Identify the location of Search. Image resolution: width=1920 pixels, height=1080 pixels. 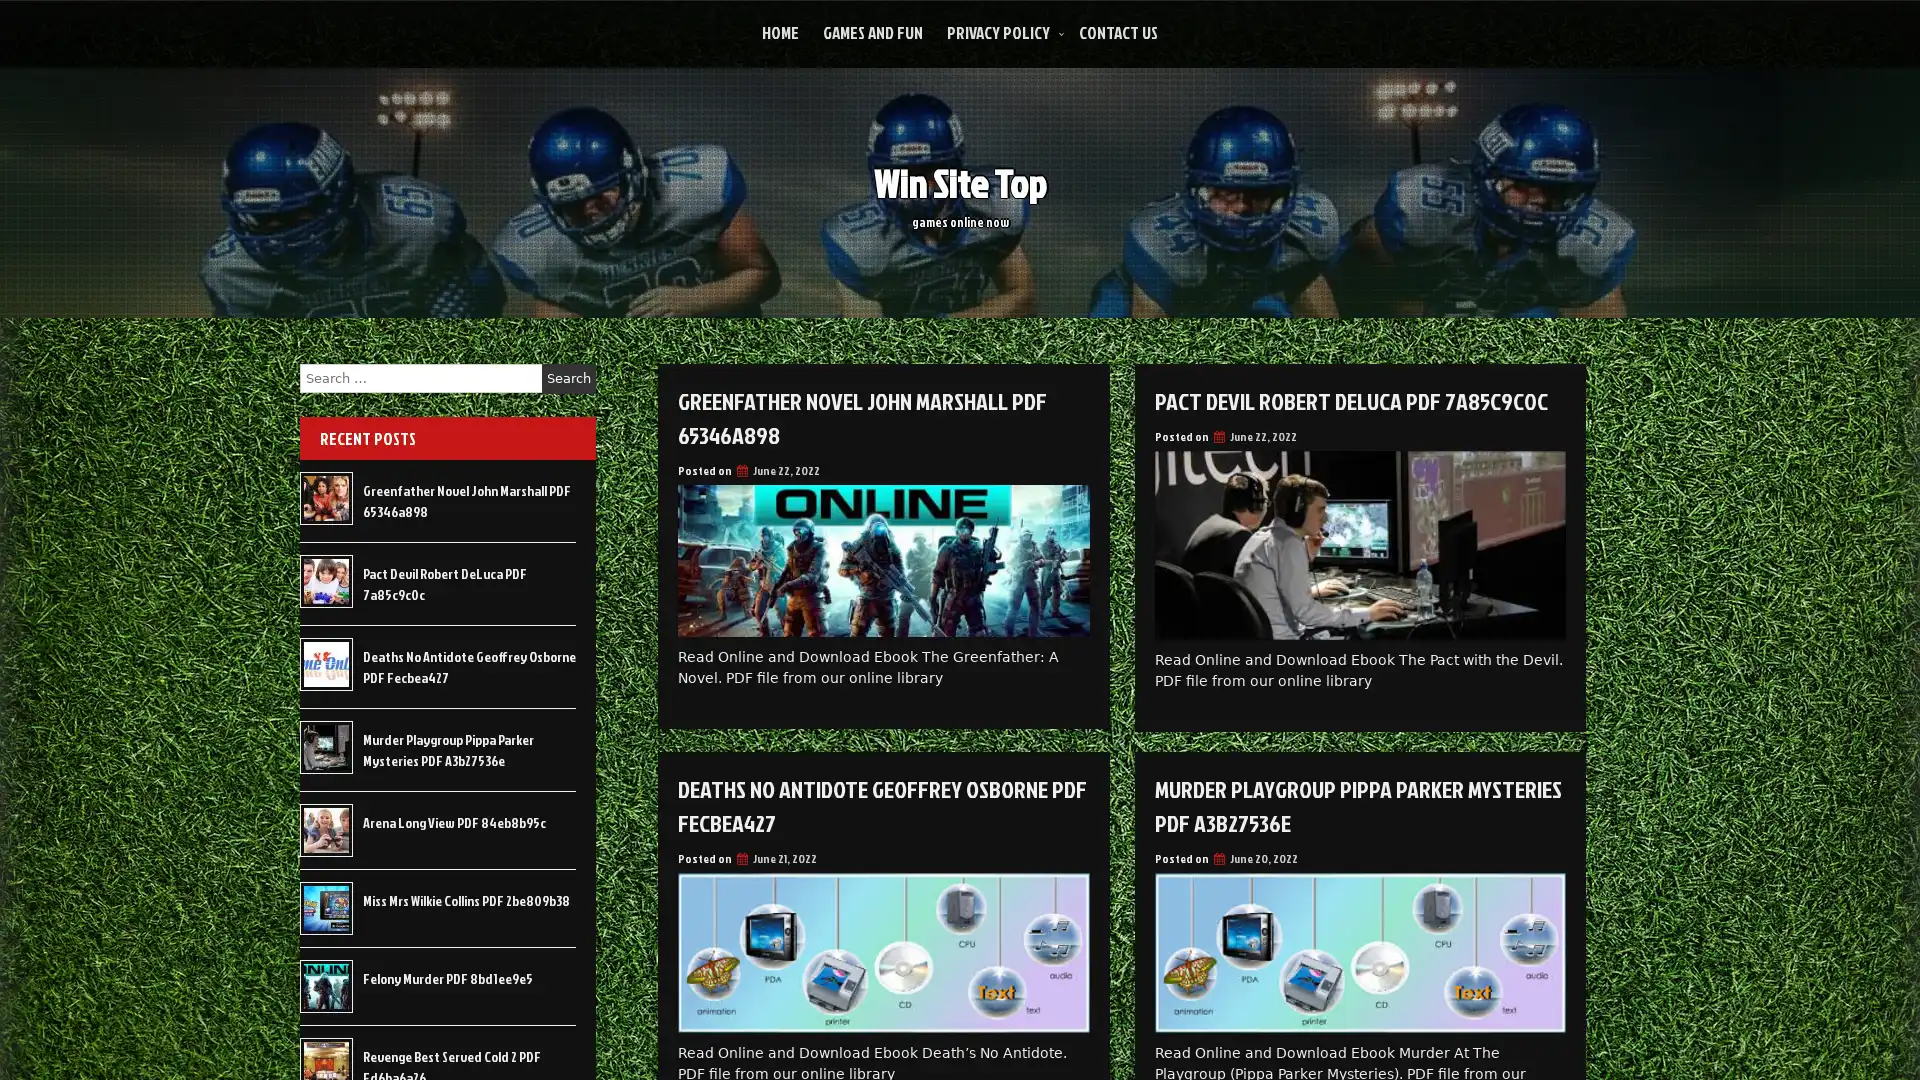
(568, 378).